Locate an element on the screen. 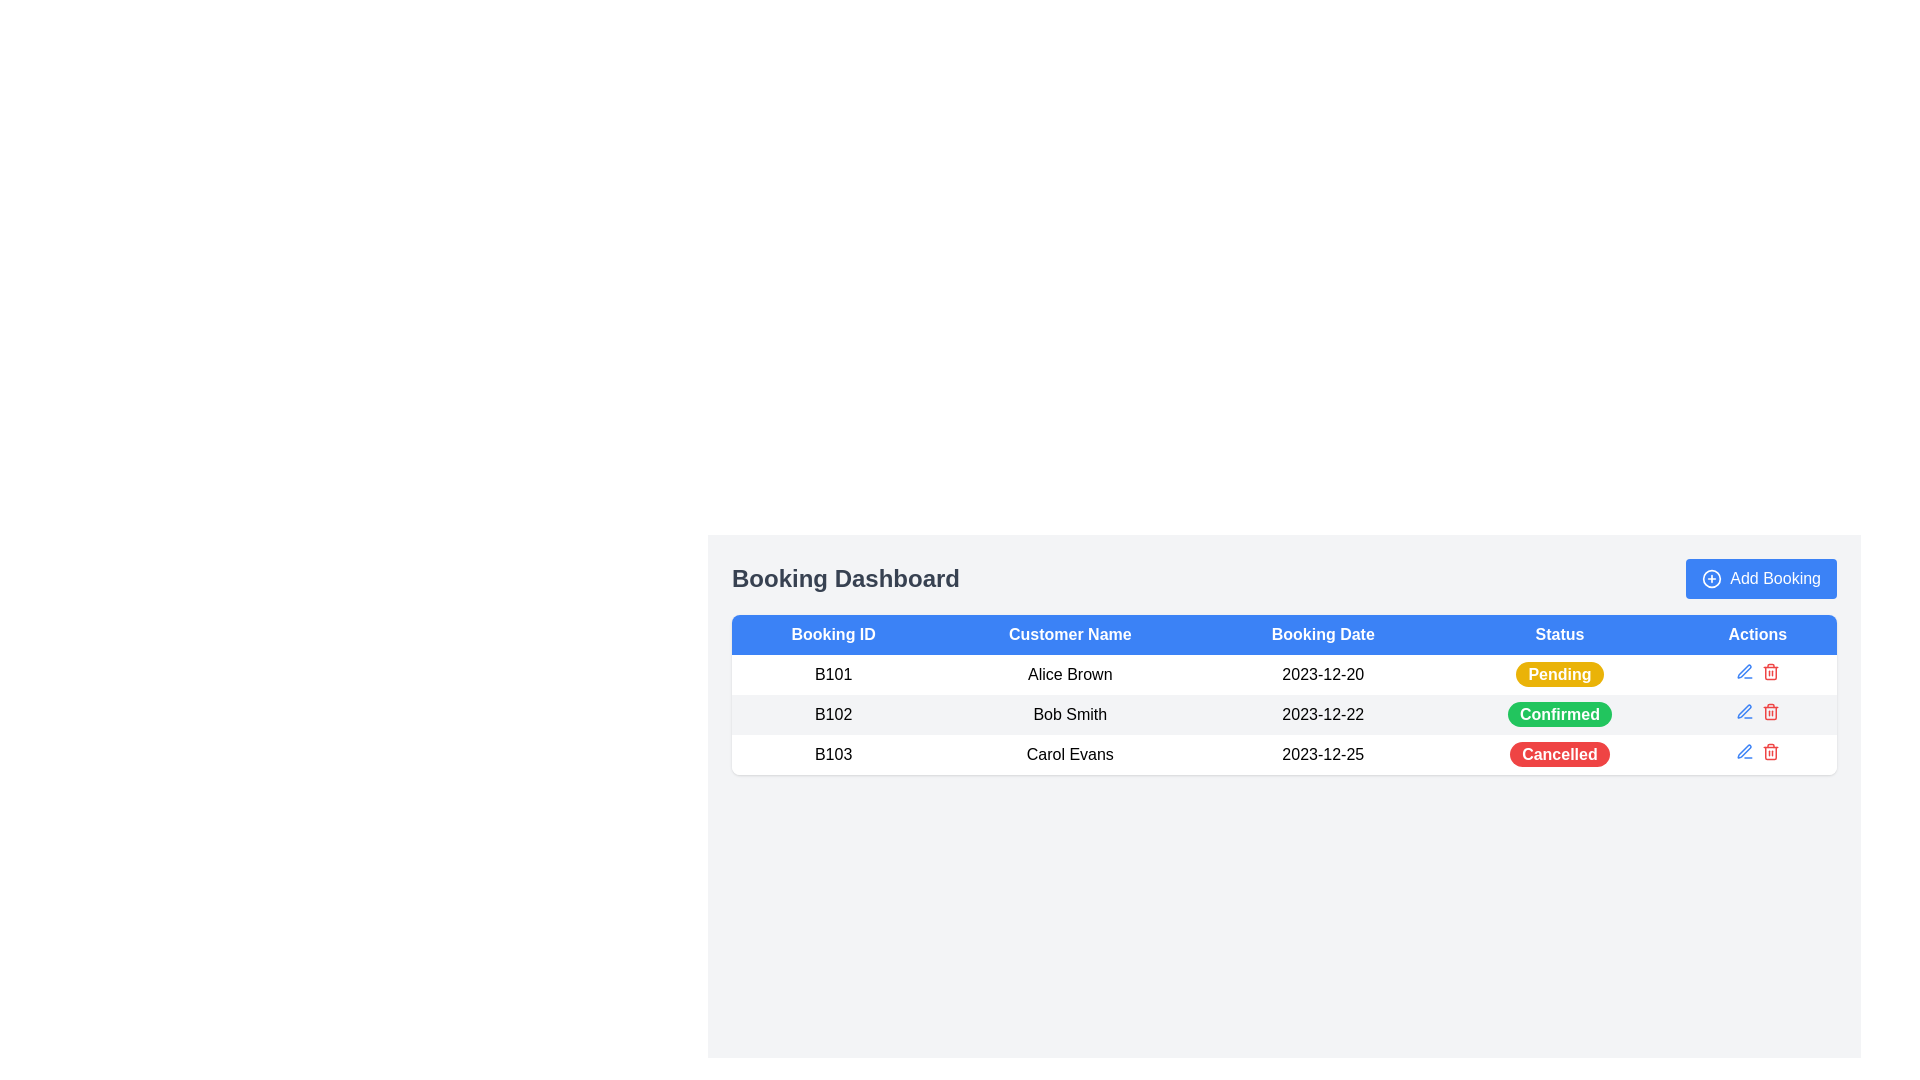 The image size is (1920, 1080). the trash icon button in the 'Actions' column corresponding to the 'Pending' status to observe style changes is located at coordinates (1770, 671).